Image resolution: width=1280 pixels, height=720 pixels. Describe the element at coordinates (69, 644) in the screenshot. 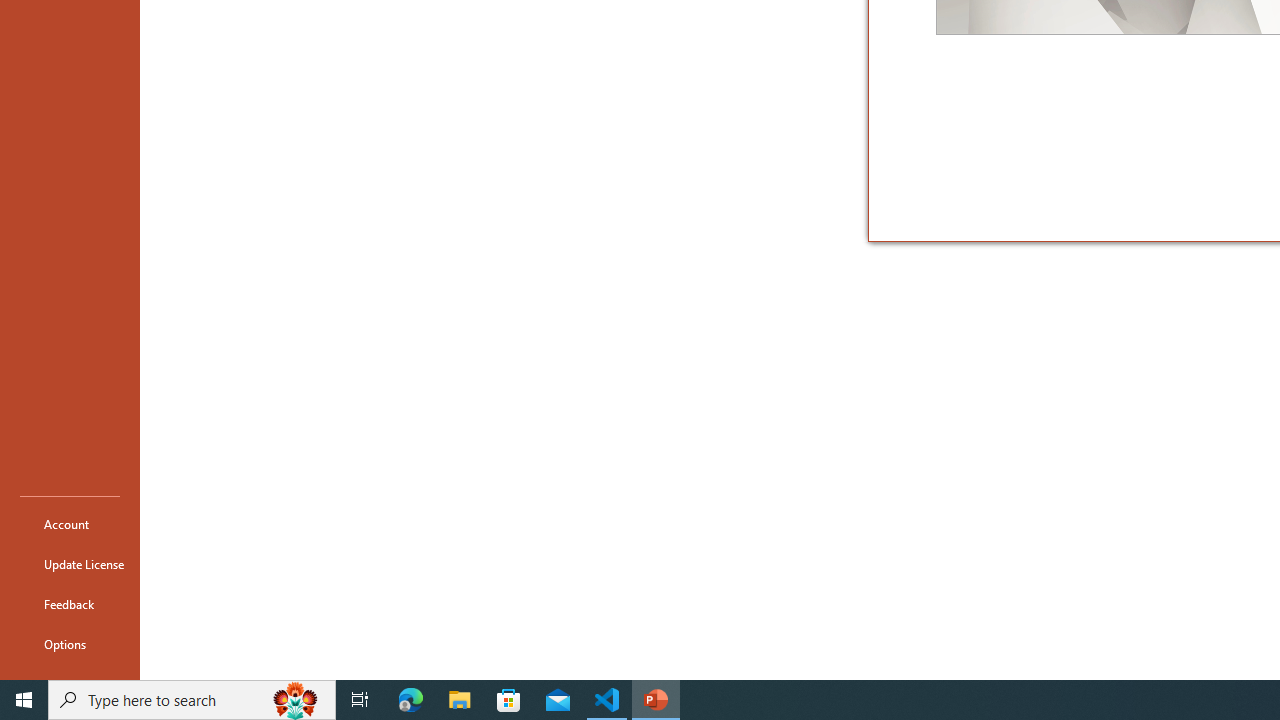

I see `'Options'` at that location.